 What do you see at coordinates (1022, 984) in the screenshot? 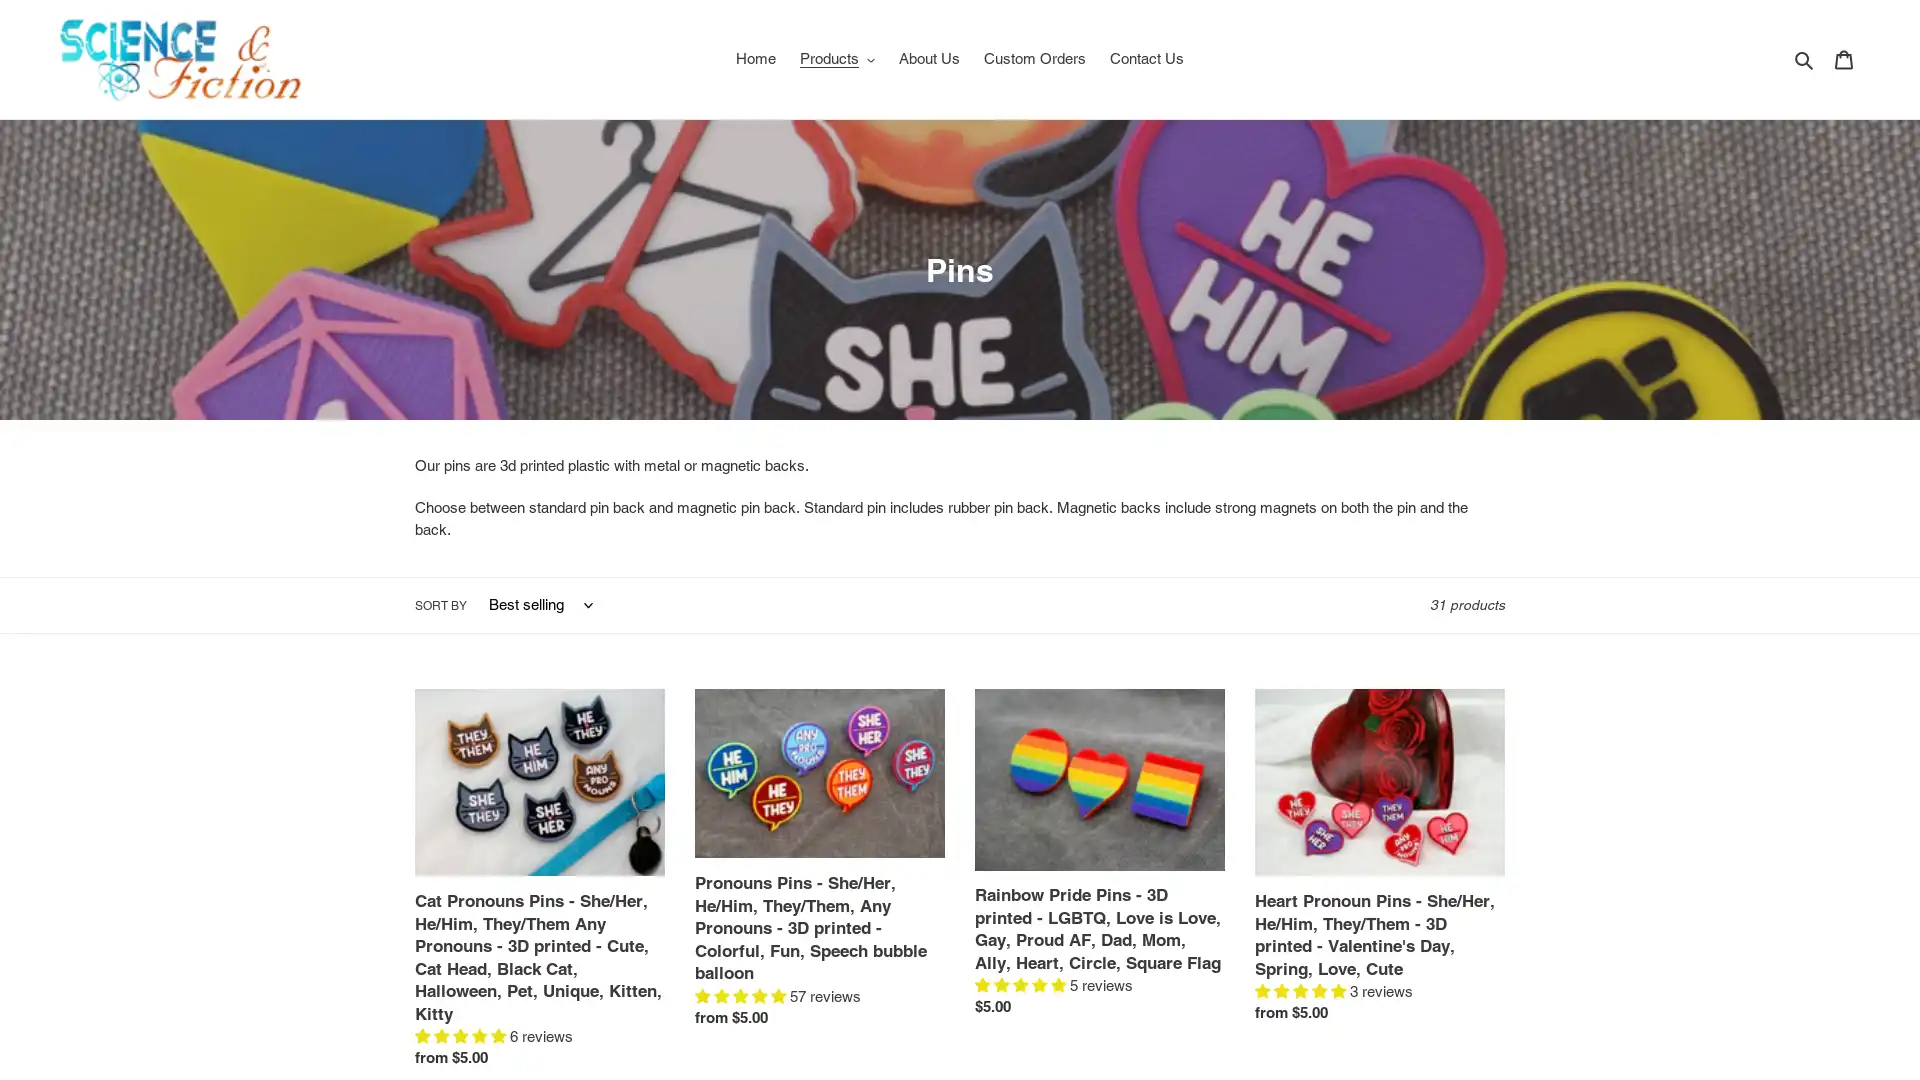
I see `5.00 stars` at bounding box center [1022, 984].